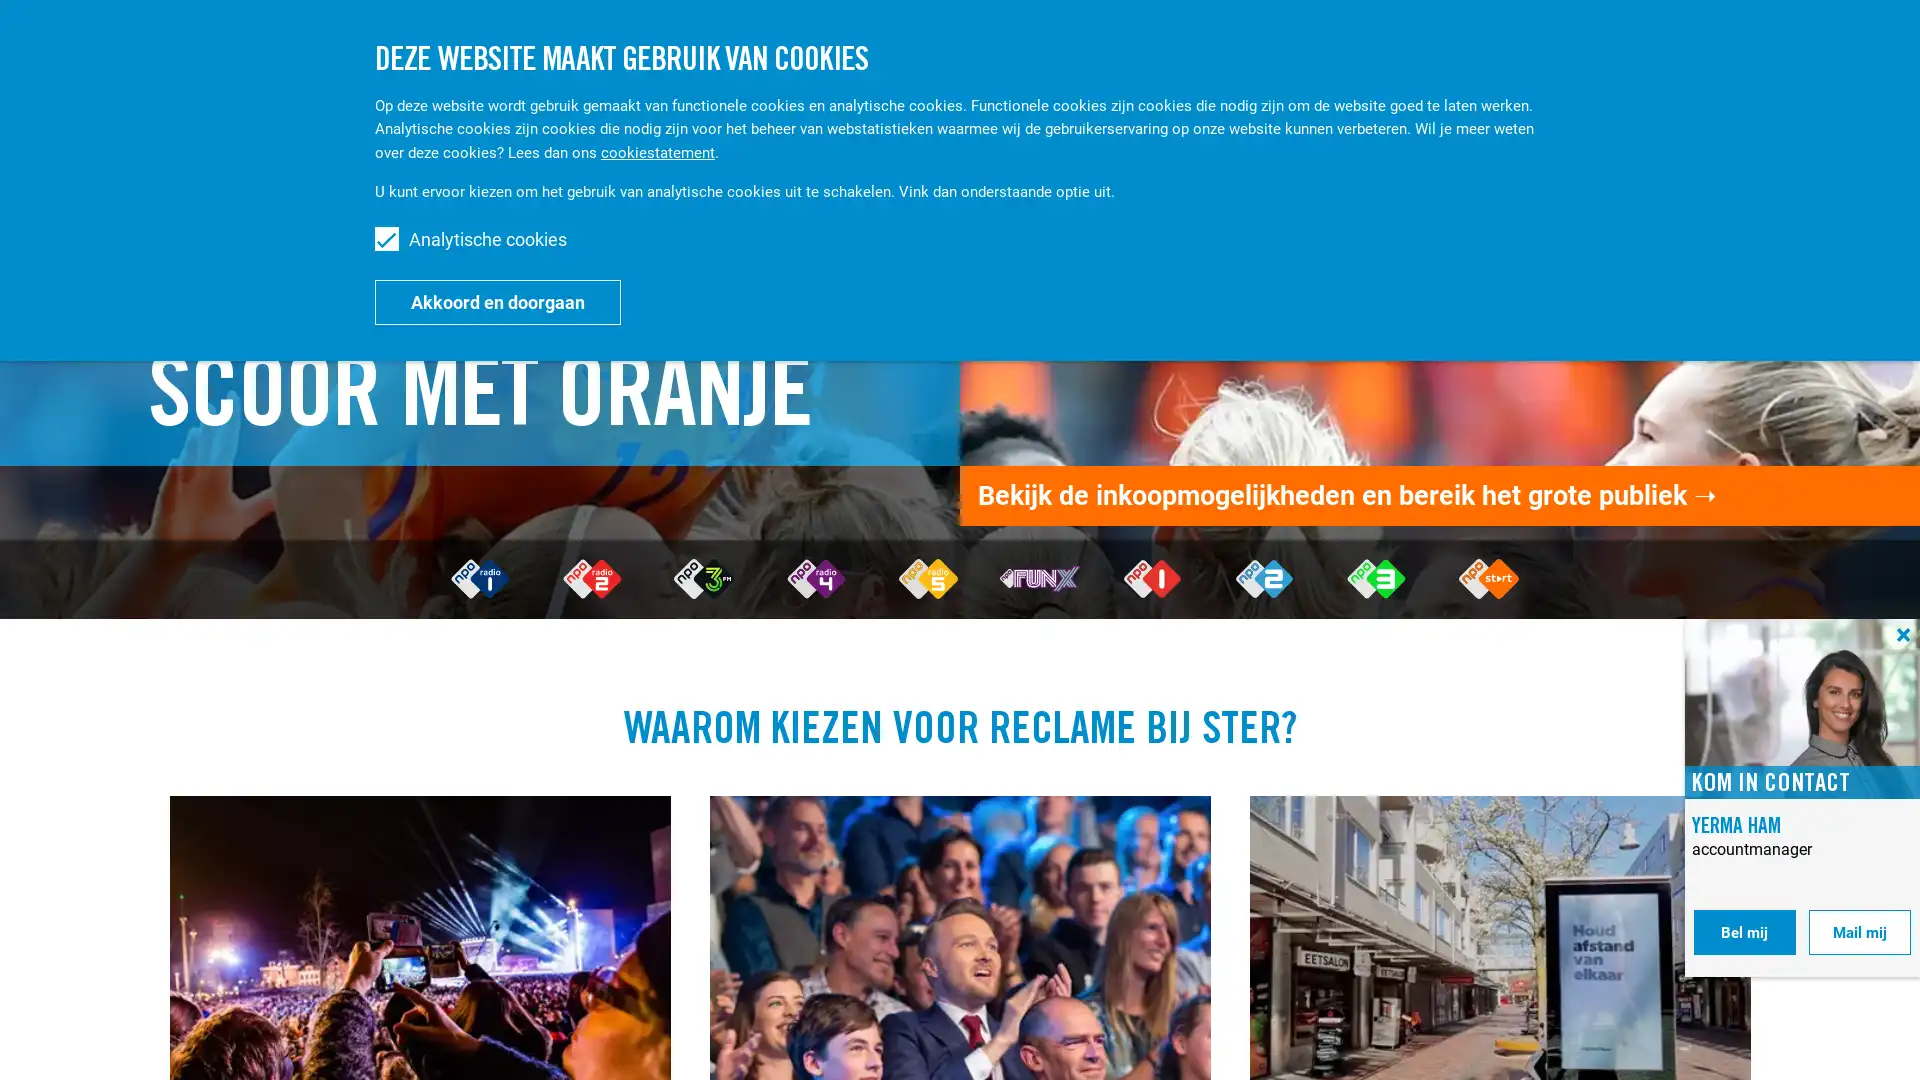 The height and width of the screenshot is (1080, 1920). I want to click on Zoeken, so click(1713, 48).